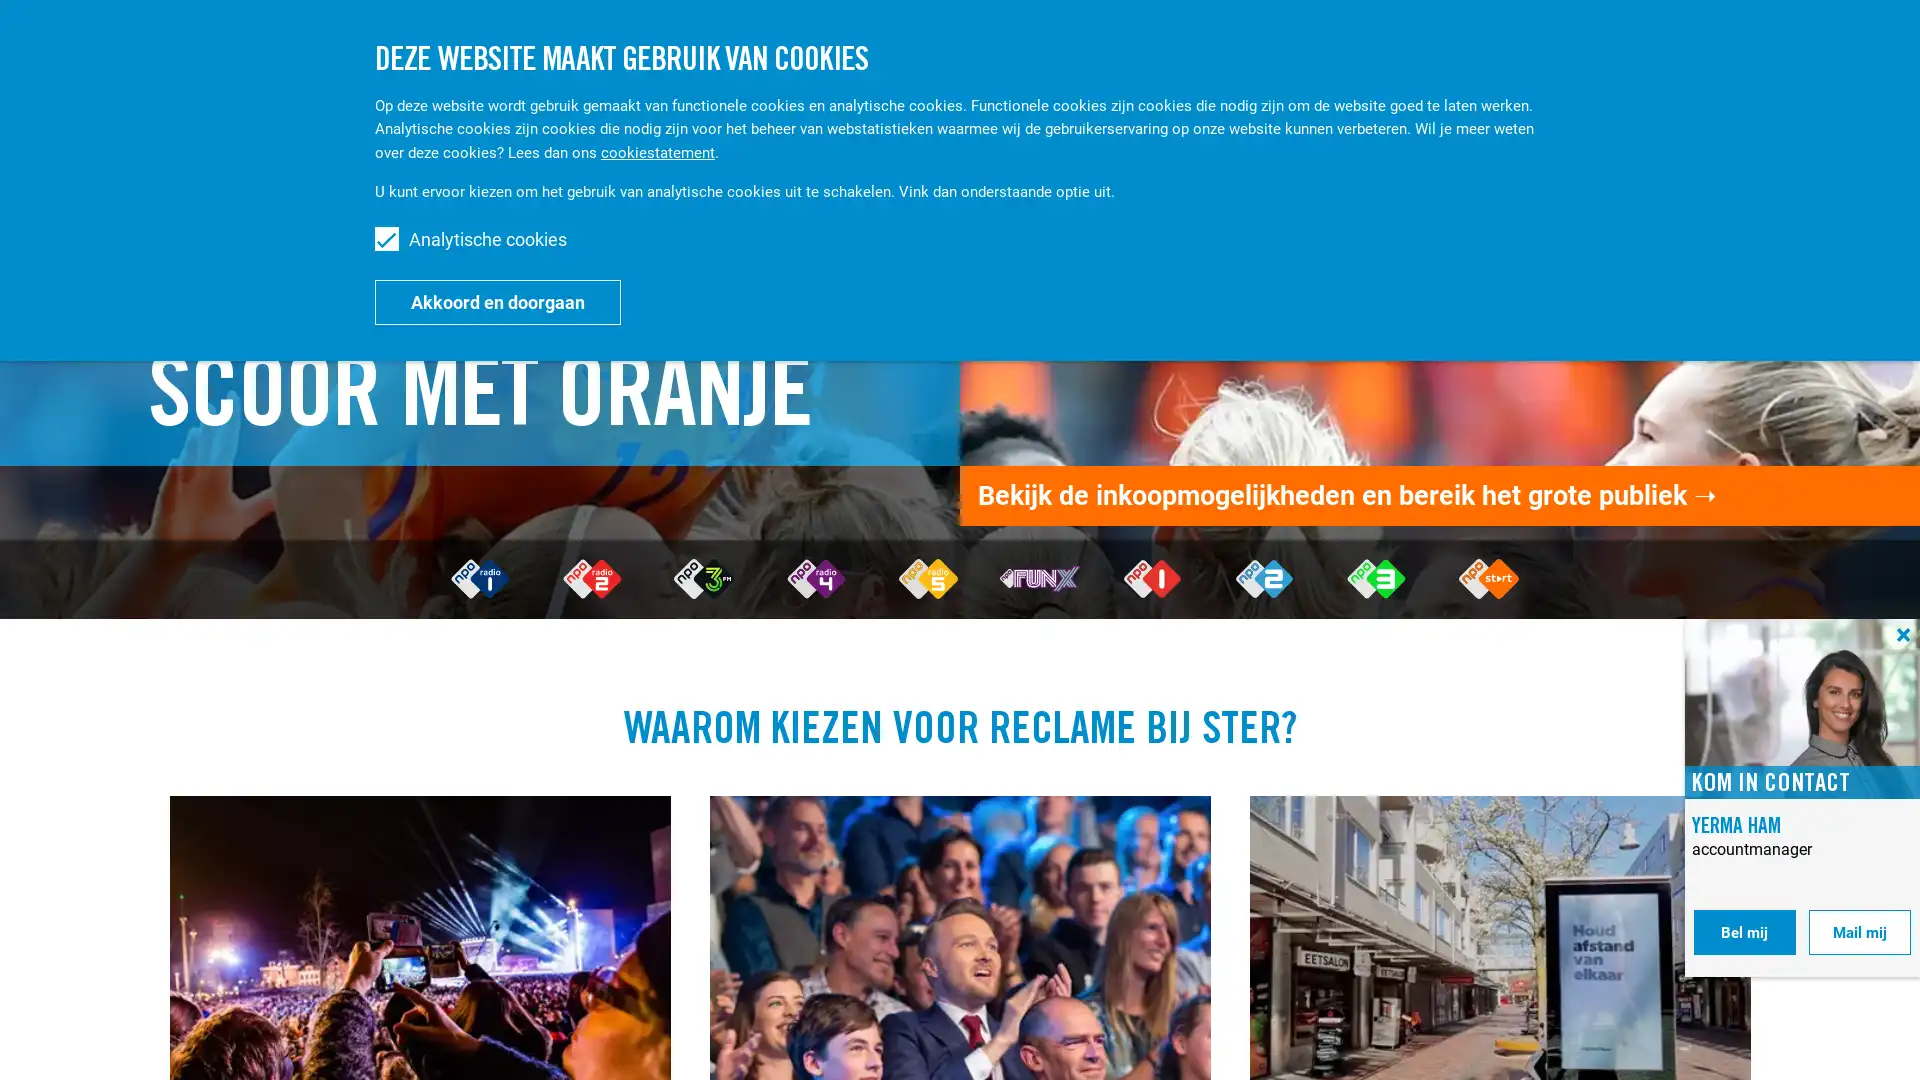 The height and width of the screenshot is (1080, 1920). I want to click on Zoeken, so click(1713, 48).